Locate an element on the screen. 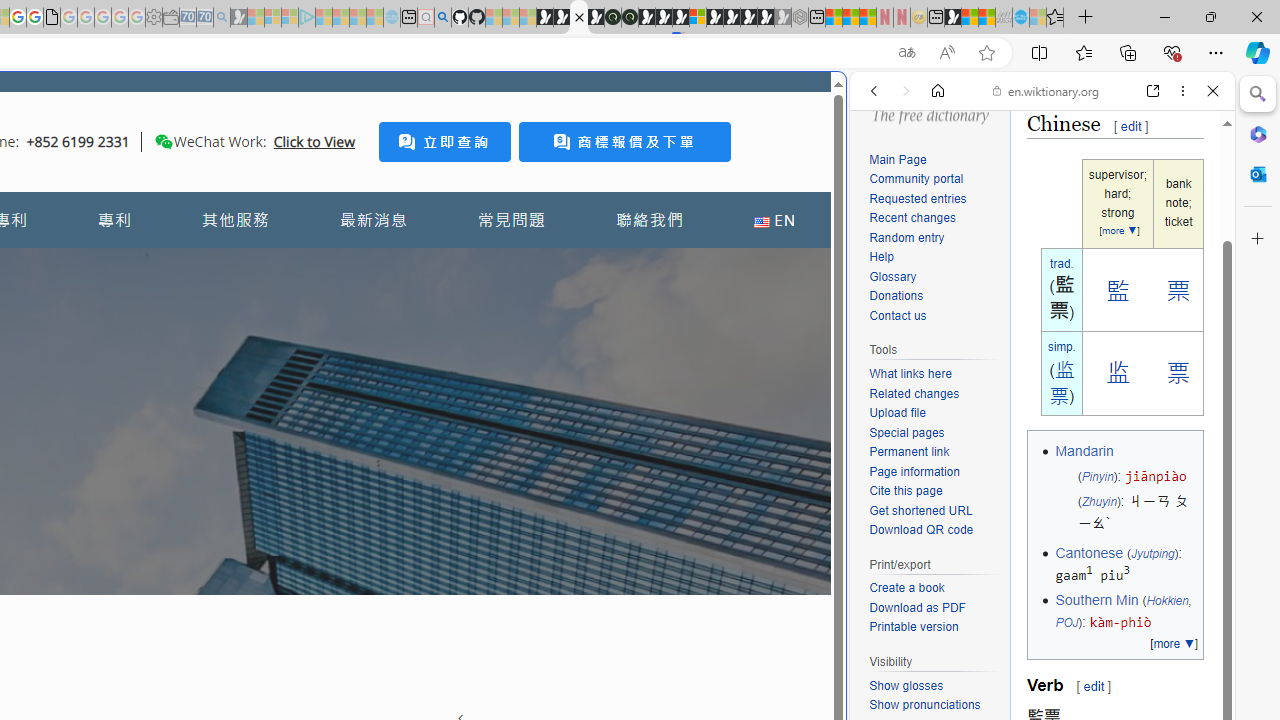  'Get shortened URL' is located at coordinates (934, 510).